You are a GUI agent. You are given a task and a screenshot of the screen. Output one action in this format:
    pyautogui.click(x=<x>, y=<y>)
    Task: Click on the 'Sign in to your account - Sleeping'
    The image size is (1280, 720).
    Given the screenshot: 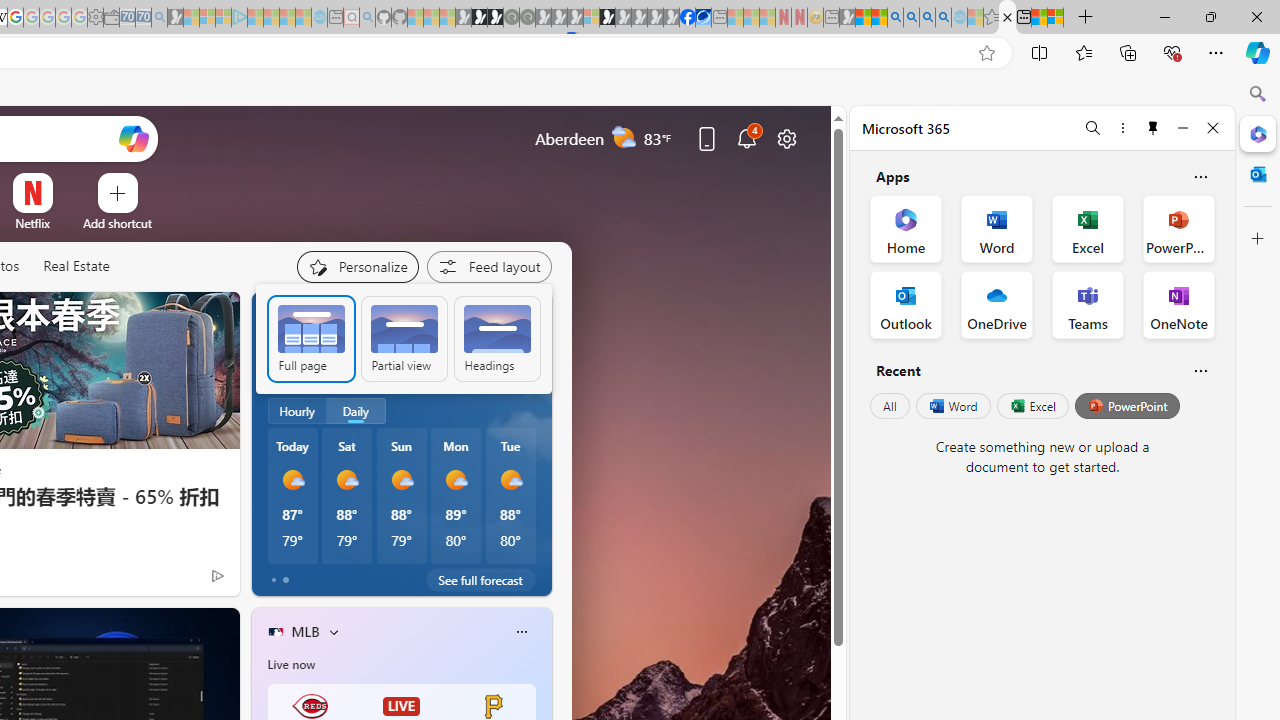 What is the action you would take?
    pyautogui.click(x=590, y=17)
    